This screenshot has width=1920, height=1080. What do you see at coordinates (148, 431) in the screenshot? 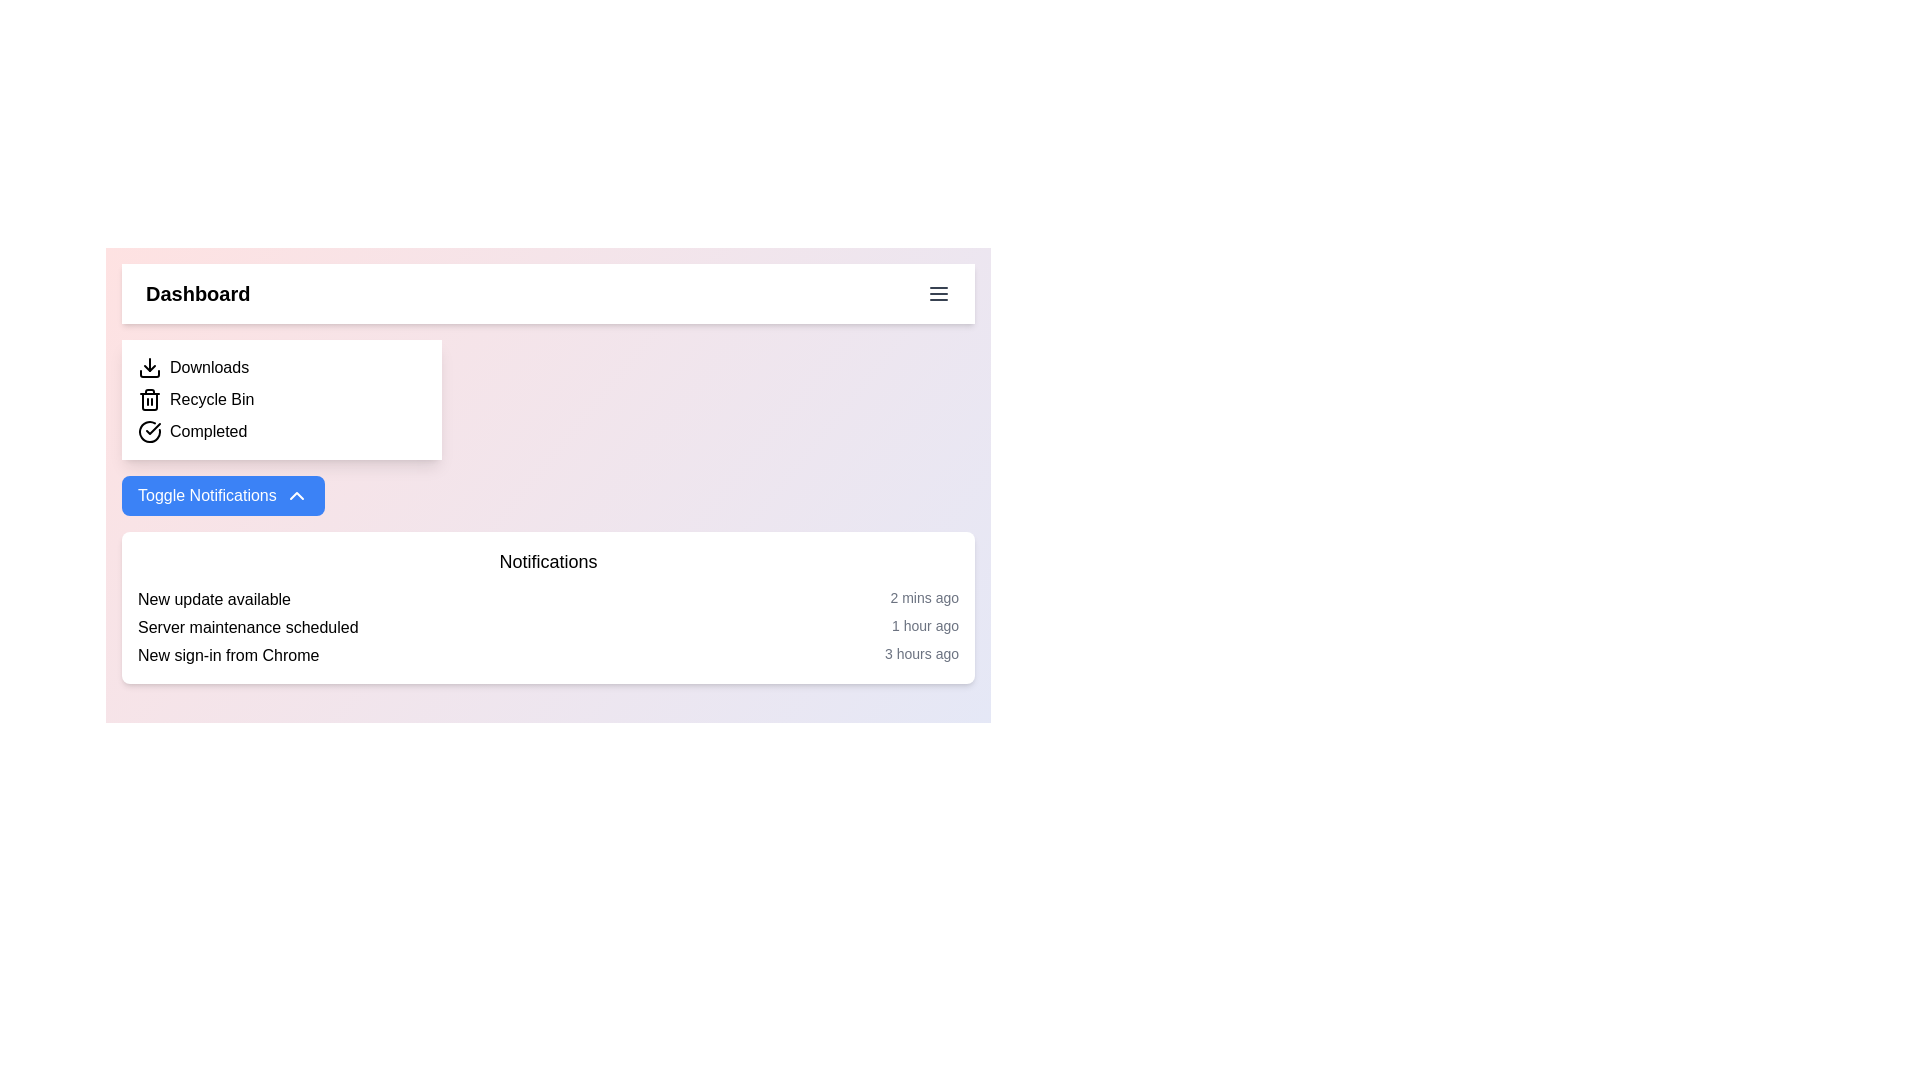
I see `the 'completed' state icon located in the 'Dashboard' menu dropdown, which is the third item in the vertical list next to the 'Completed' text label` at bounding box center [148, 431].